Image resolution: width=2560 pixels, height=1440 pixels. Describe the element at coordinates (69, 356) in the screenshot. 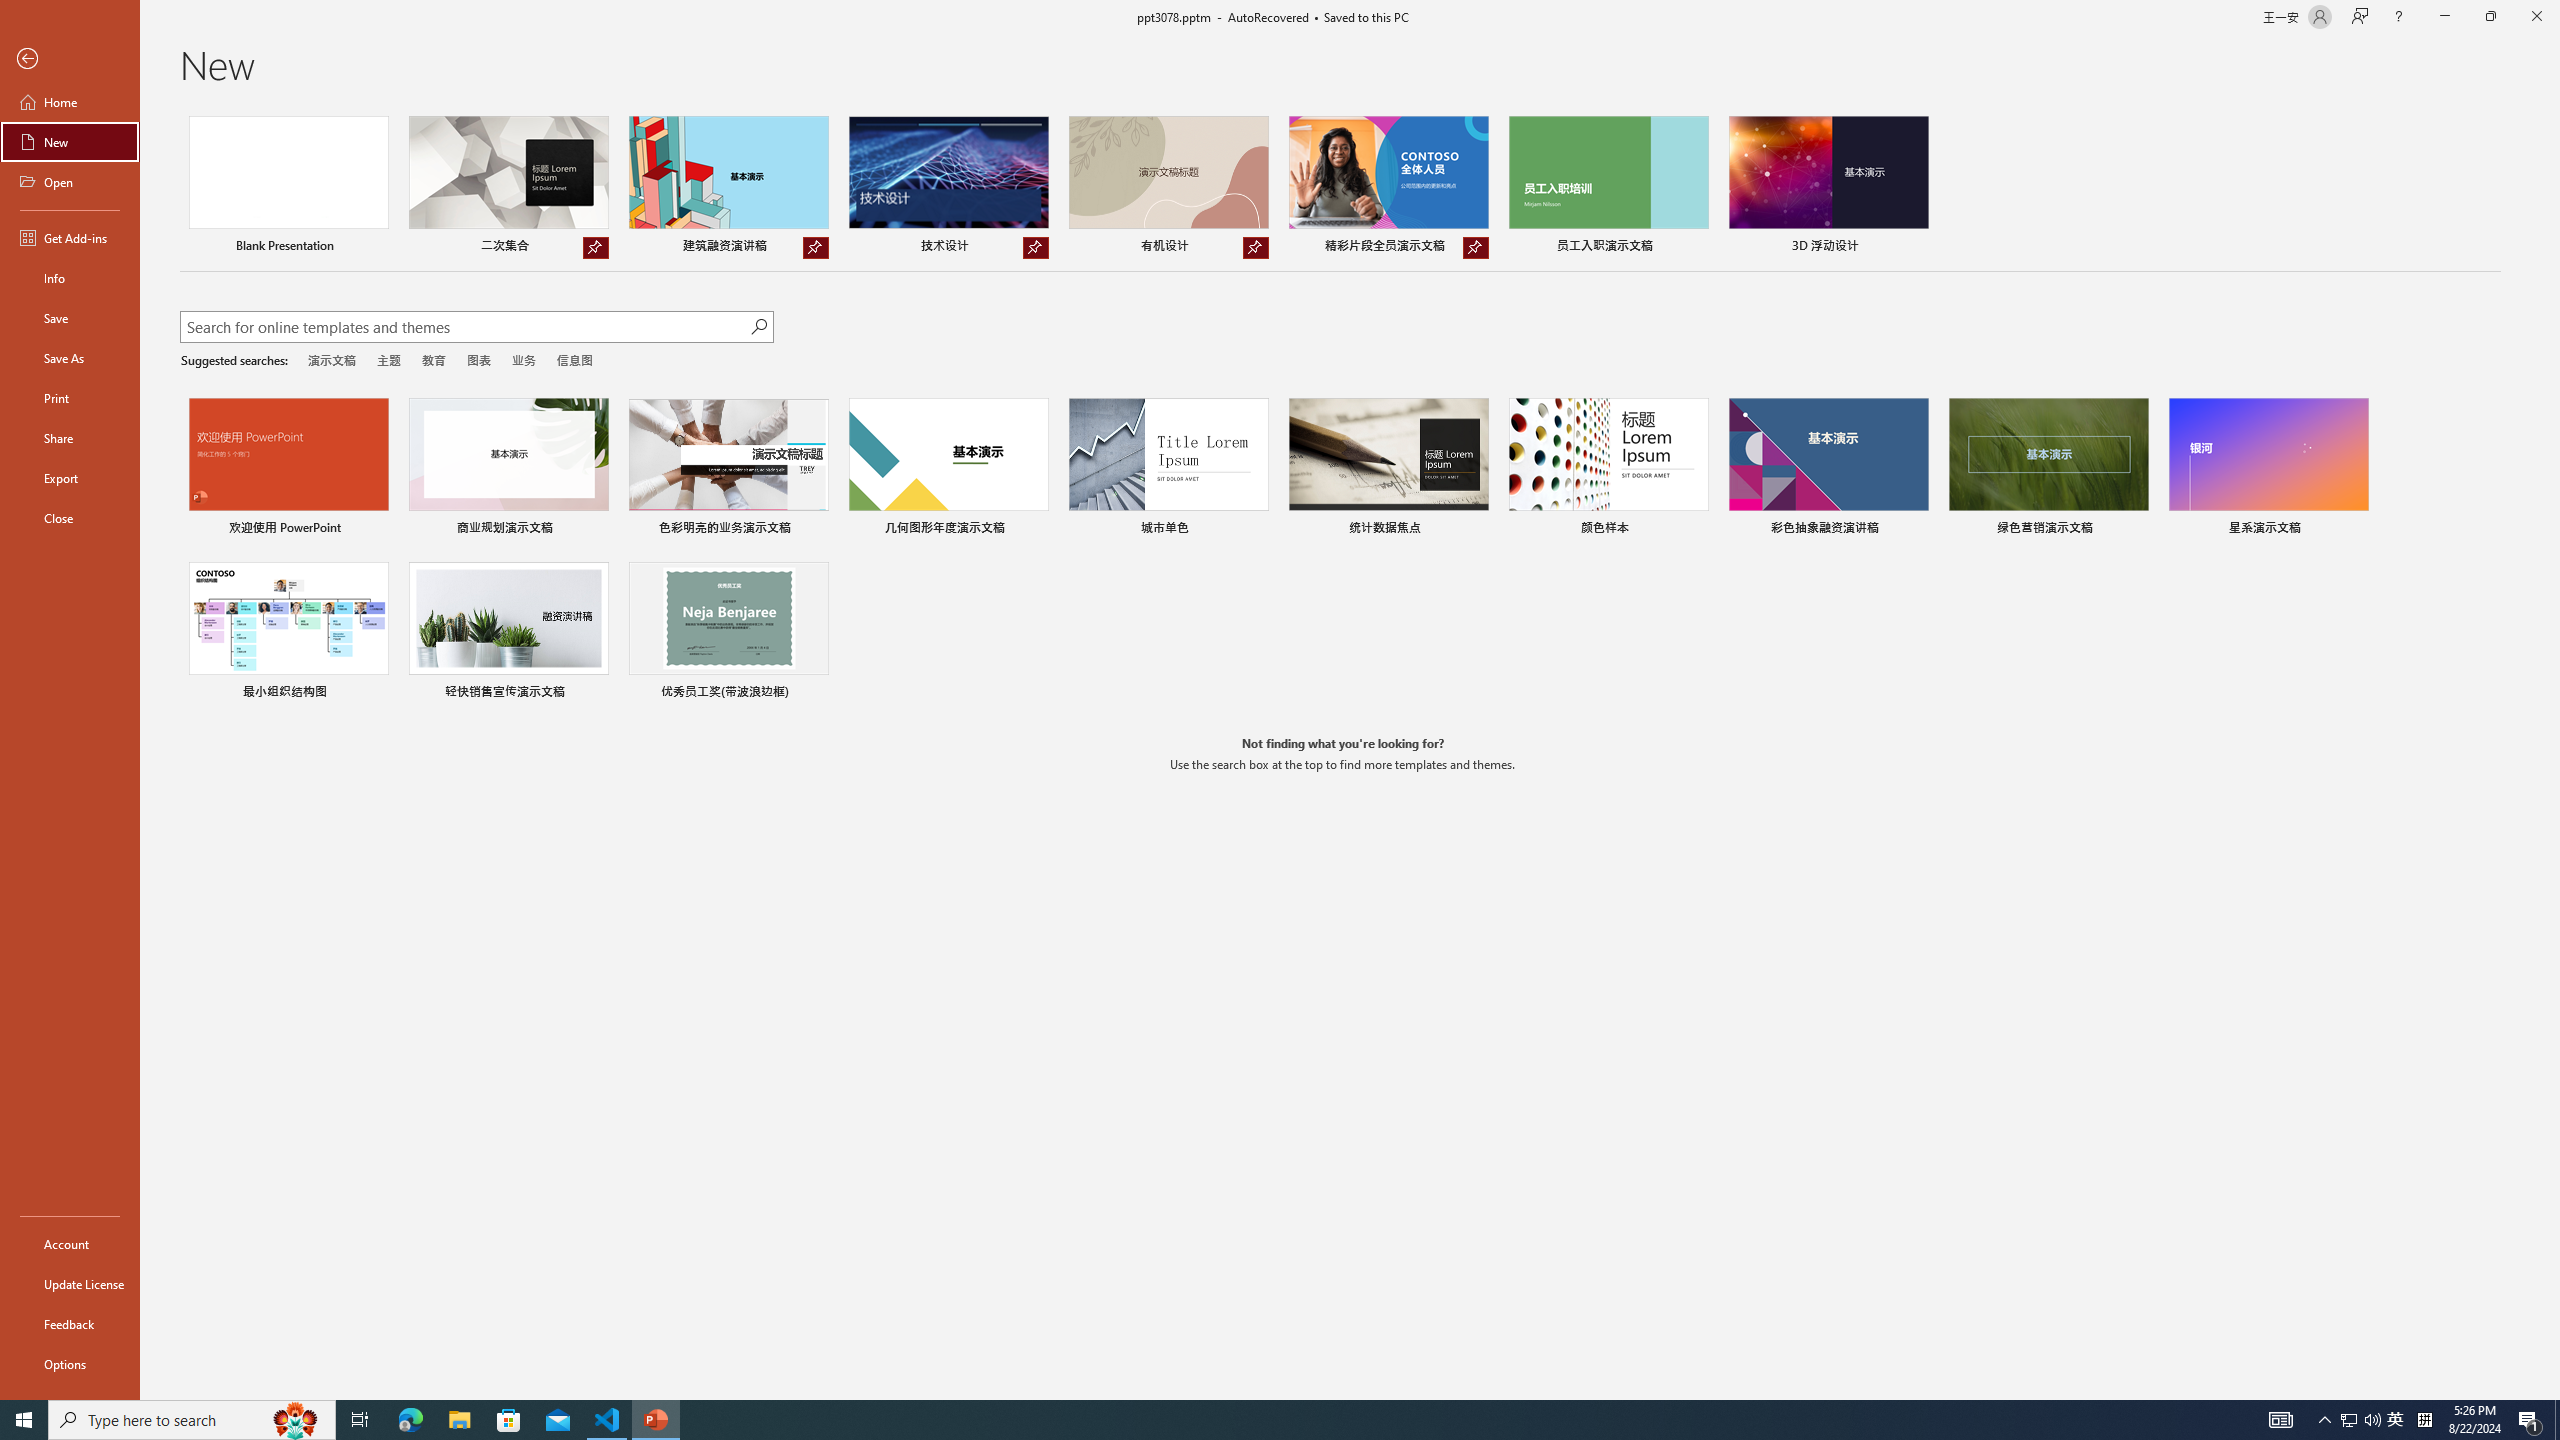

I see `'Save As'` at that location.